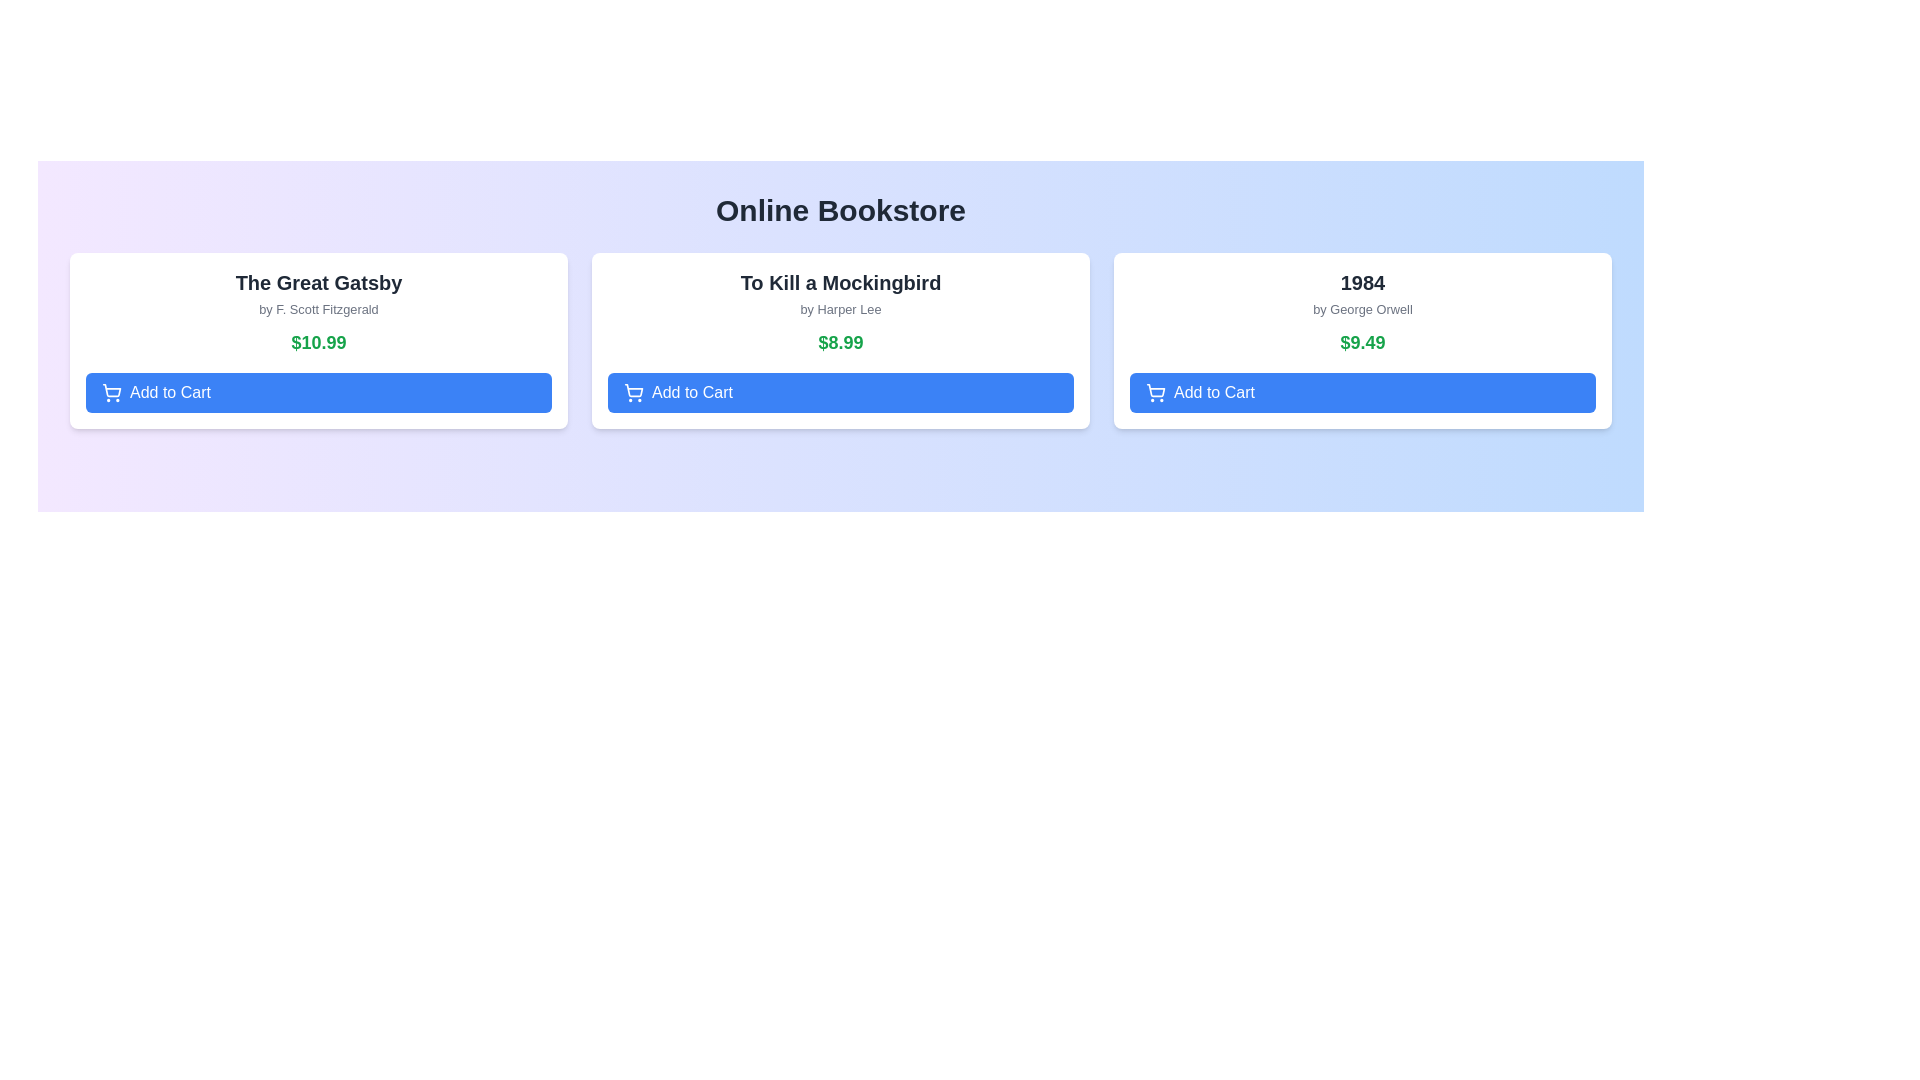  Describe the element at coordinates (317, 393) in the screenshot. I see `the button to add 'The Great Gatsby' to the cart, which is located at the bottom section of its card within the book grid layout` at that location.